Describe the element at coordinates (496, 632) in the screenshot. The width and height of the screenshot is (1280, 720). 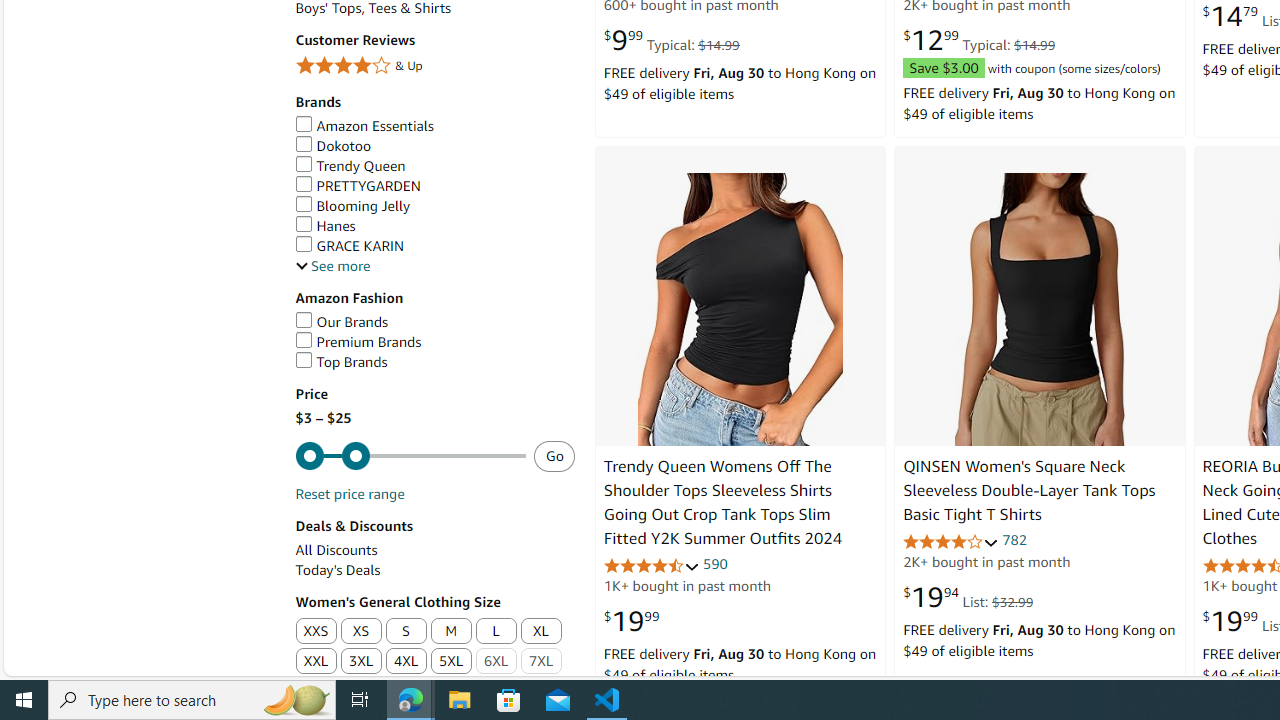
I see `'L'` at that location.